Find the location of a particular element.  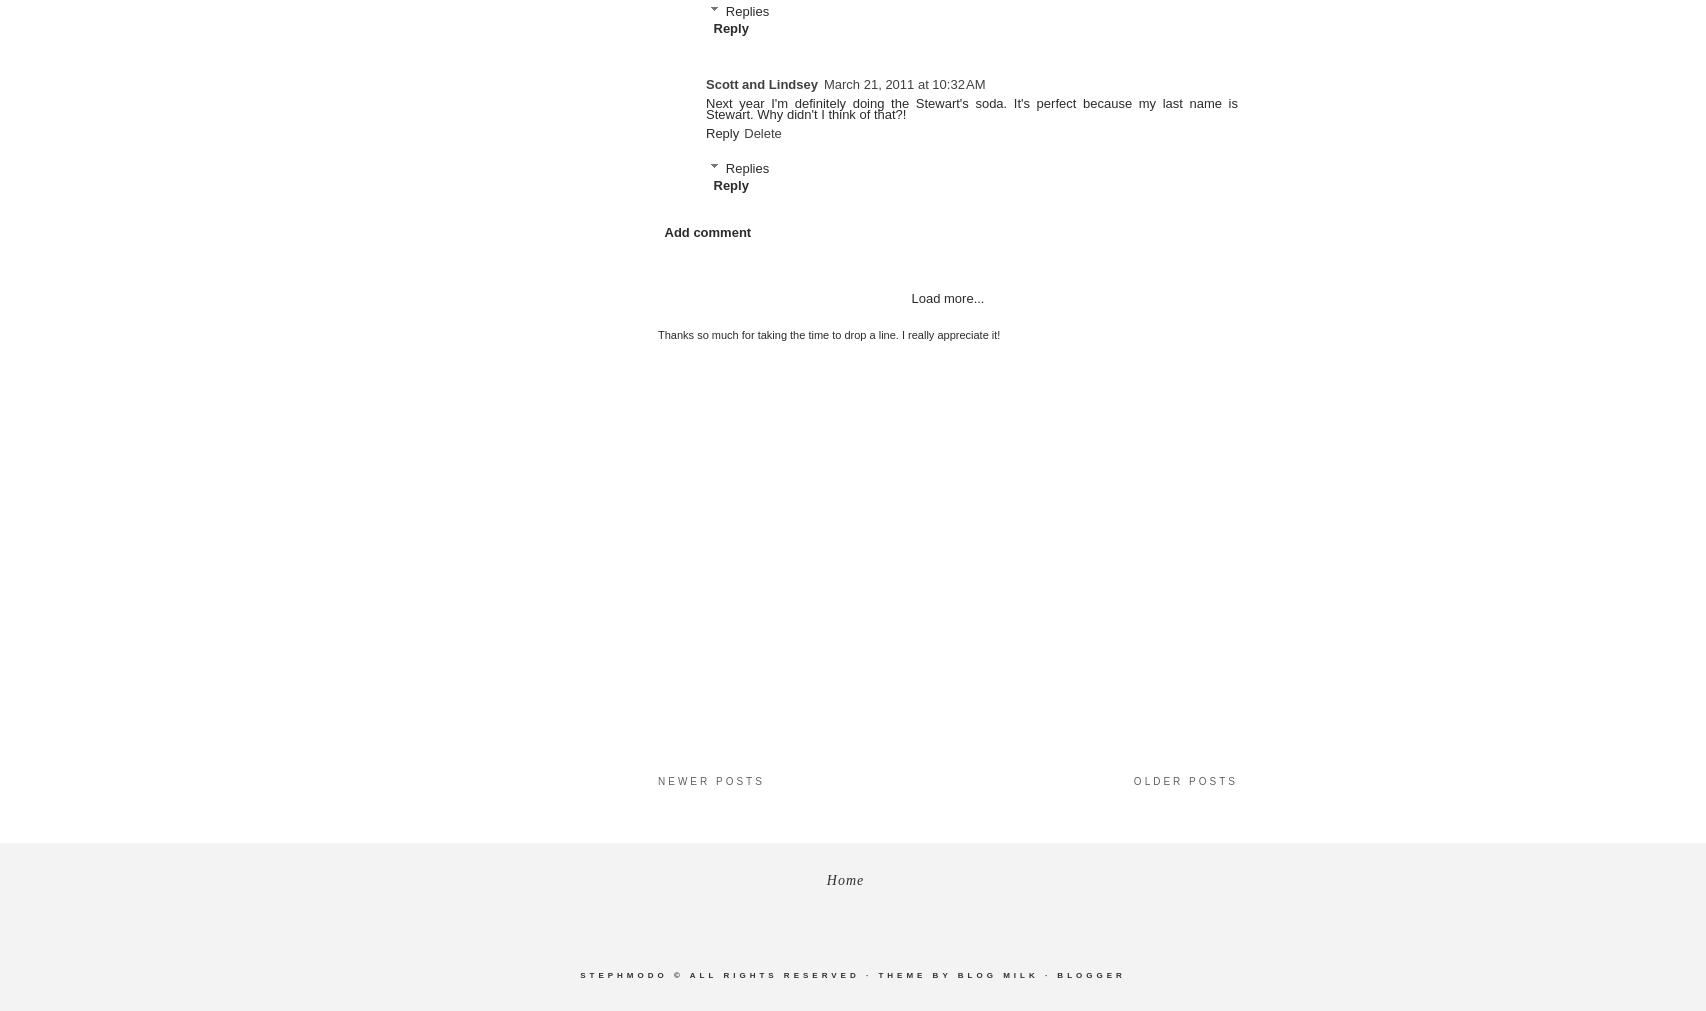

'© All rights reserved · Theme by' is located at coordinates (811, 975).